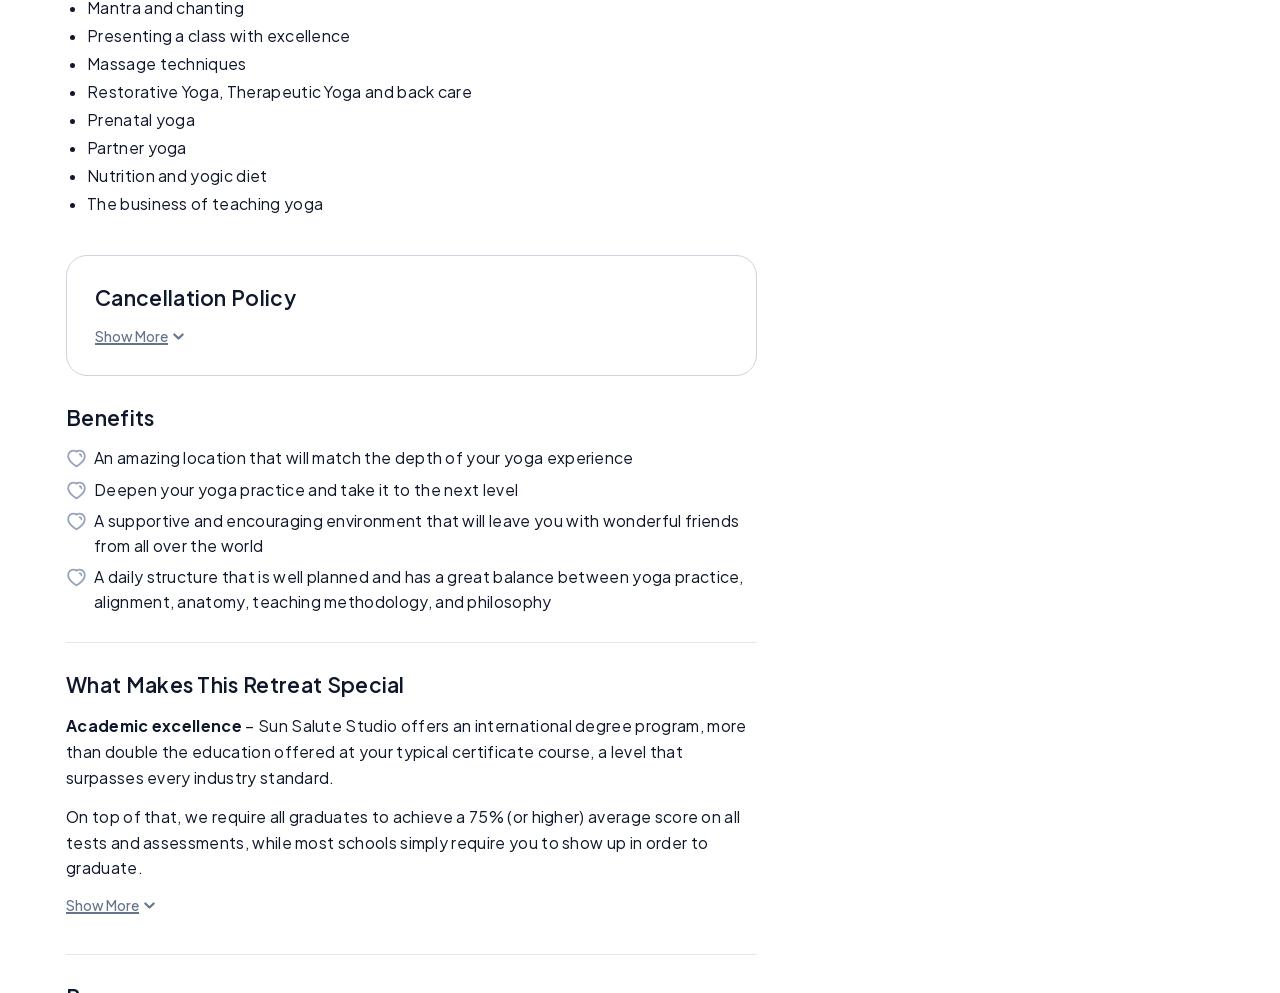 The height and width of the screenshot is (993, 1280). What do you see at coordinates (363, 457) in the screenshot?
I see `'An amazing location that will match the depth of your yoga experience'` at bounding box center [363, 457].